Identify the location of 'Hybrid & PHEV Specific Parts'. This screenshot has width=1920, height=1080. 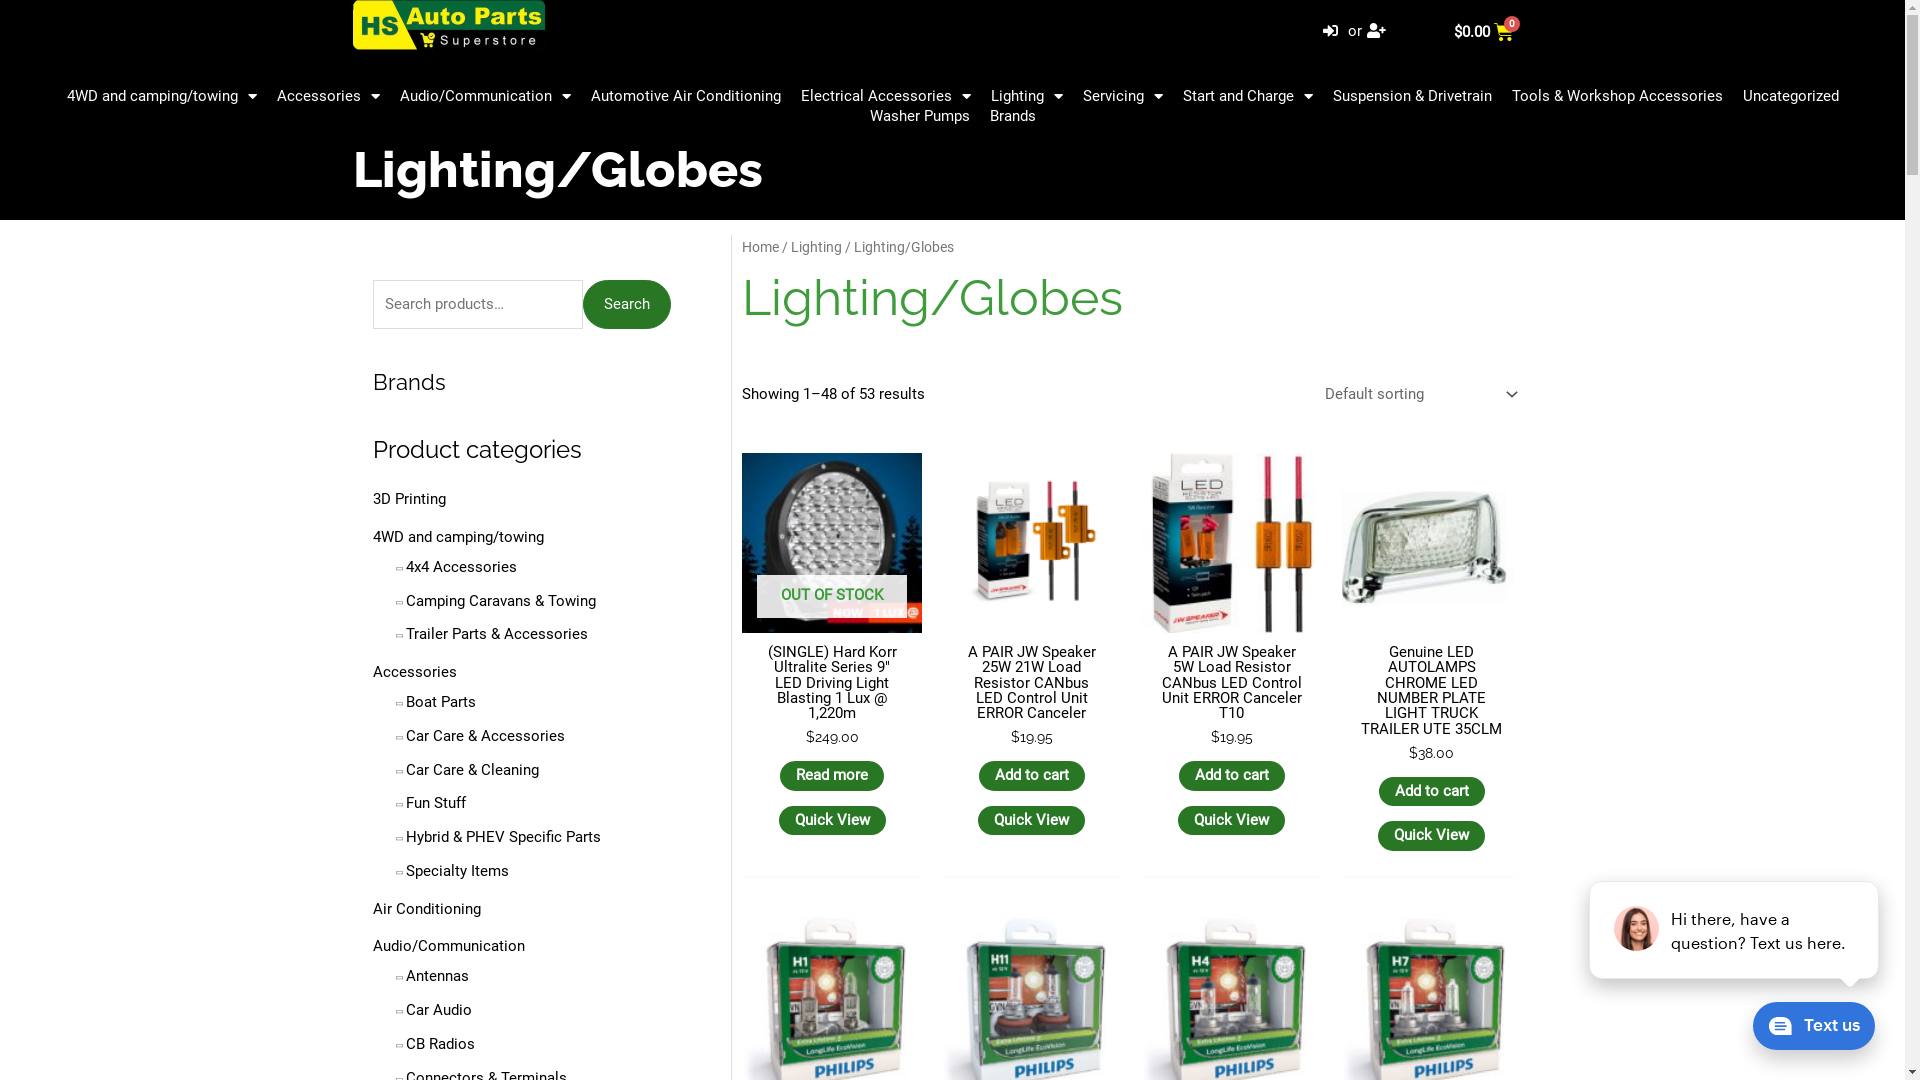
(503, 837).